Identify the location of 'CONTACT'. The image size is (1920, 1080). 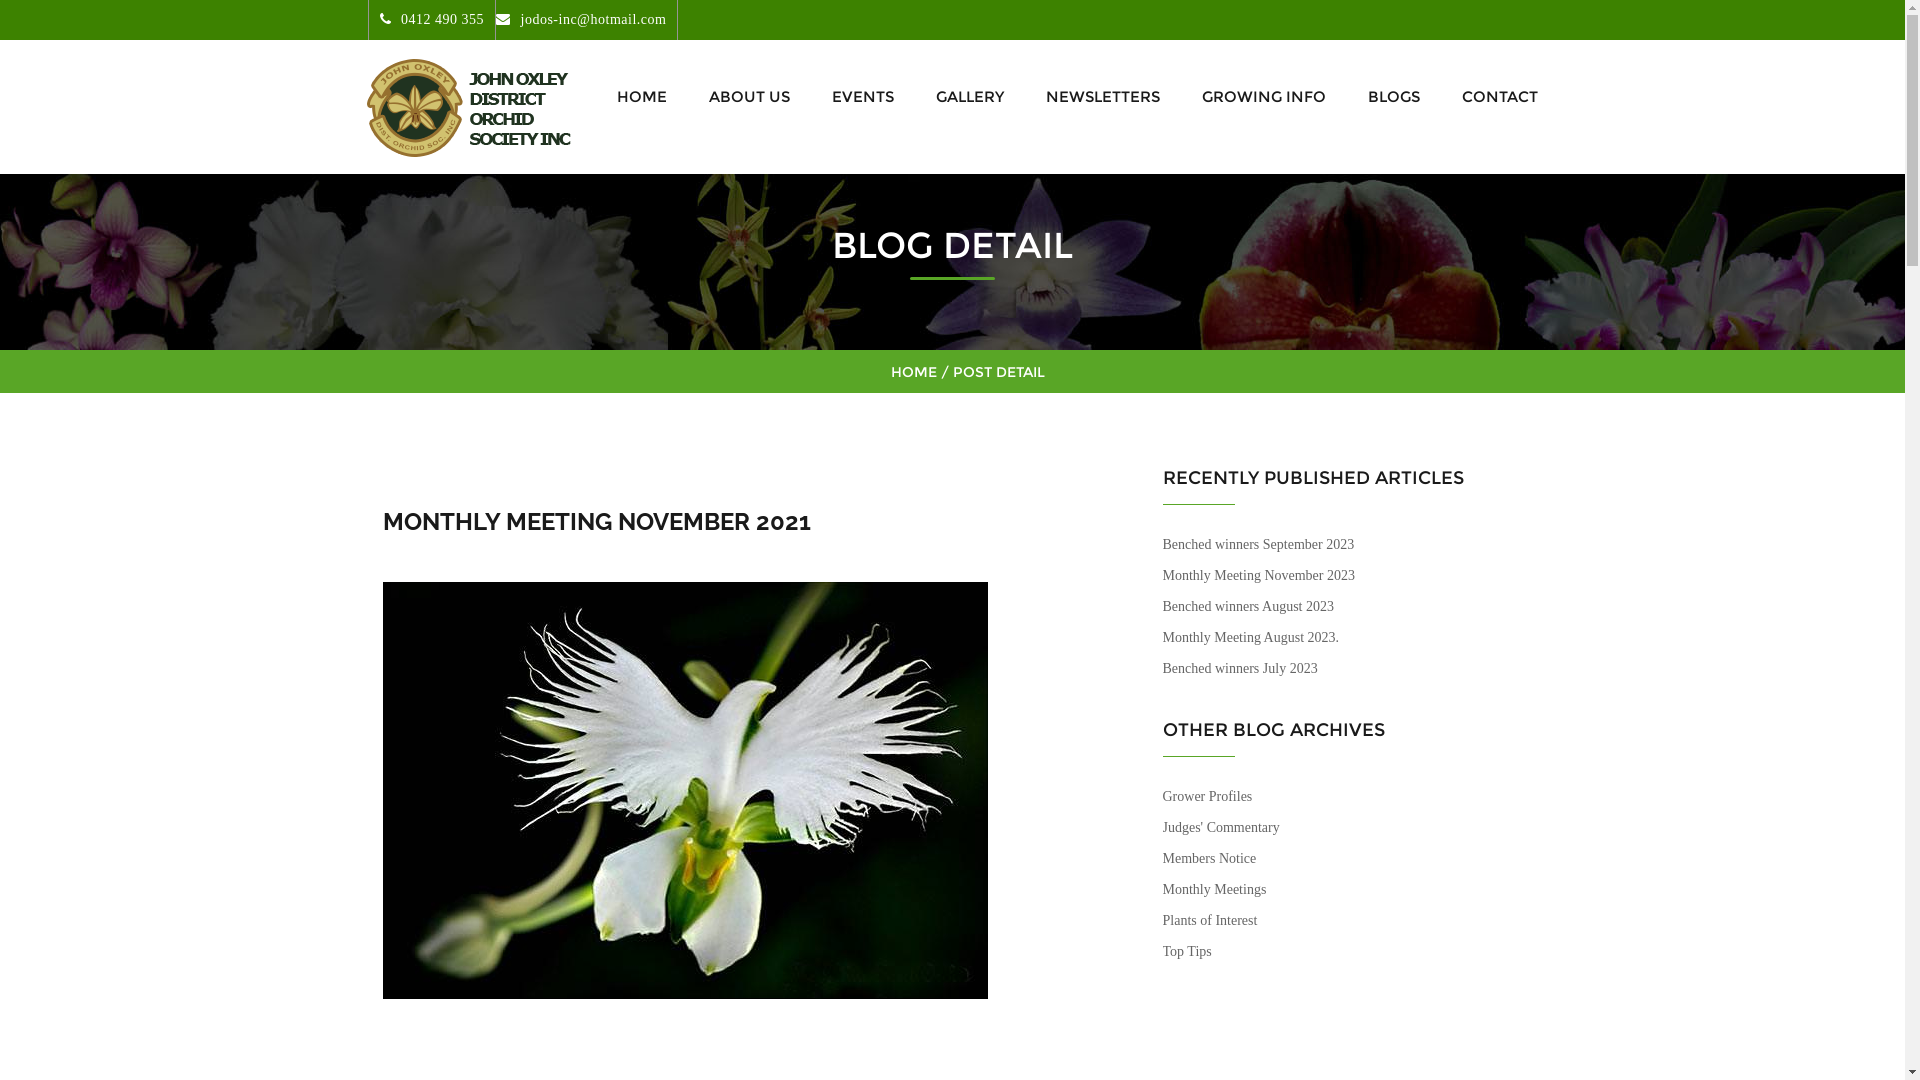
(1493, 96).